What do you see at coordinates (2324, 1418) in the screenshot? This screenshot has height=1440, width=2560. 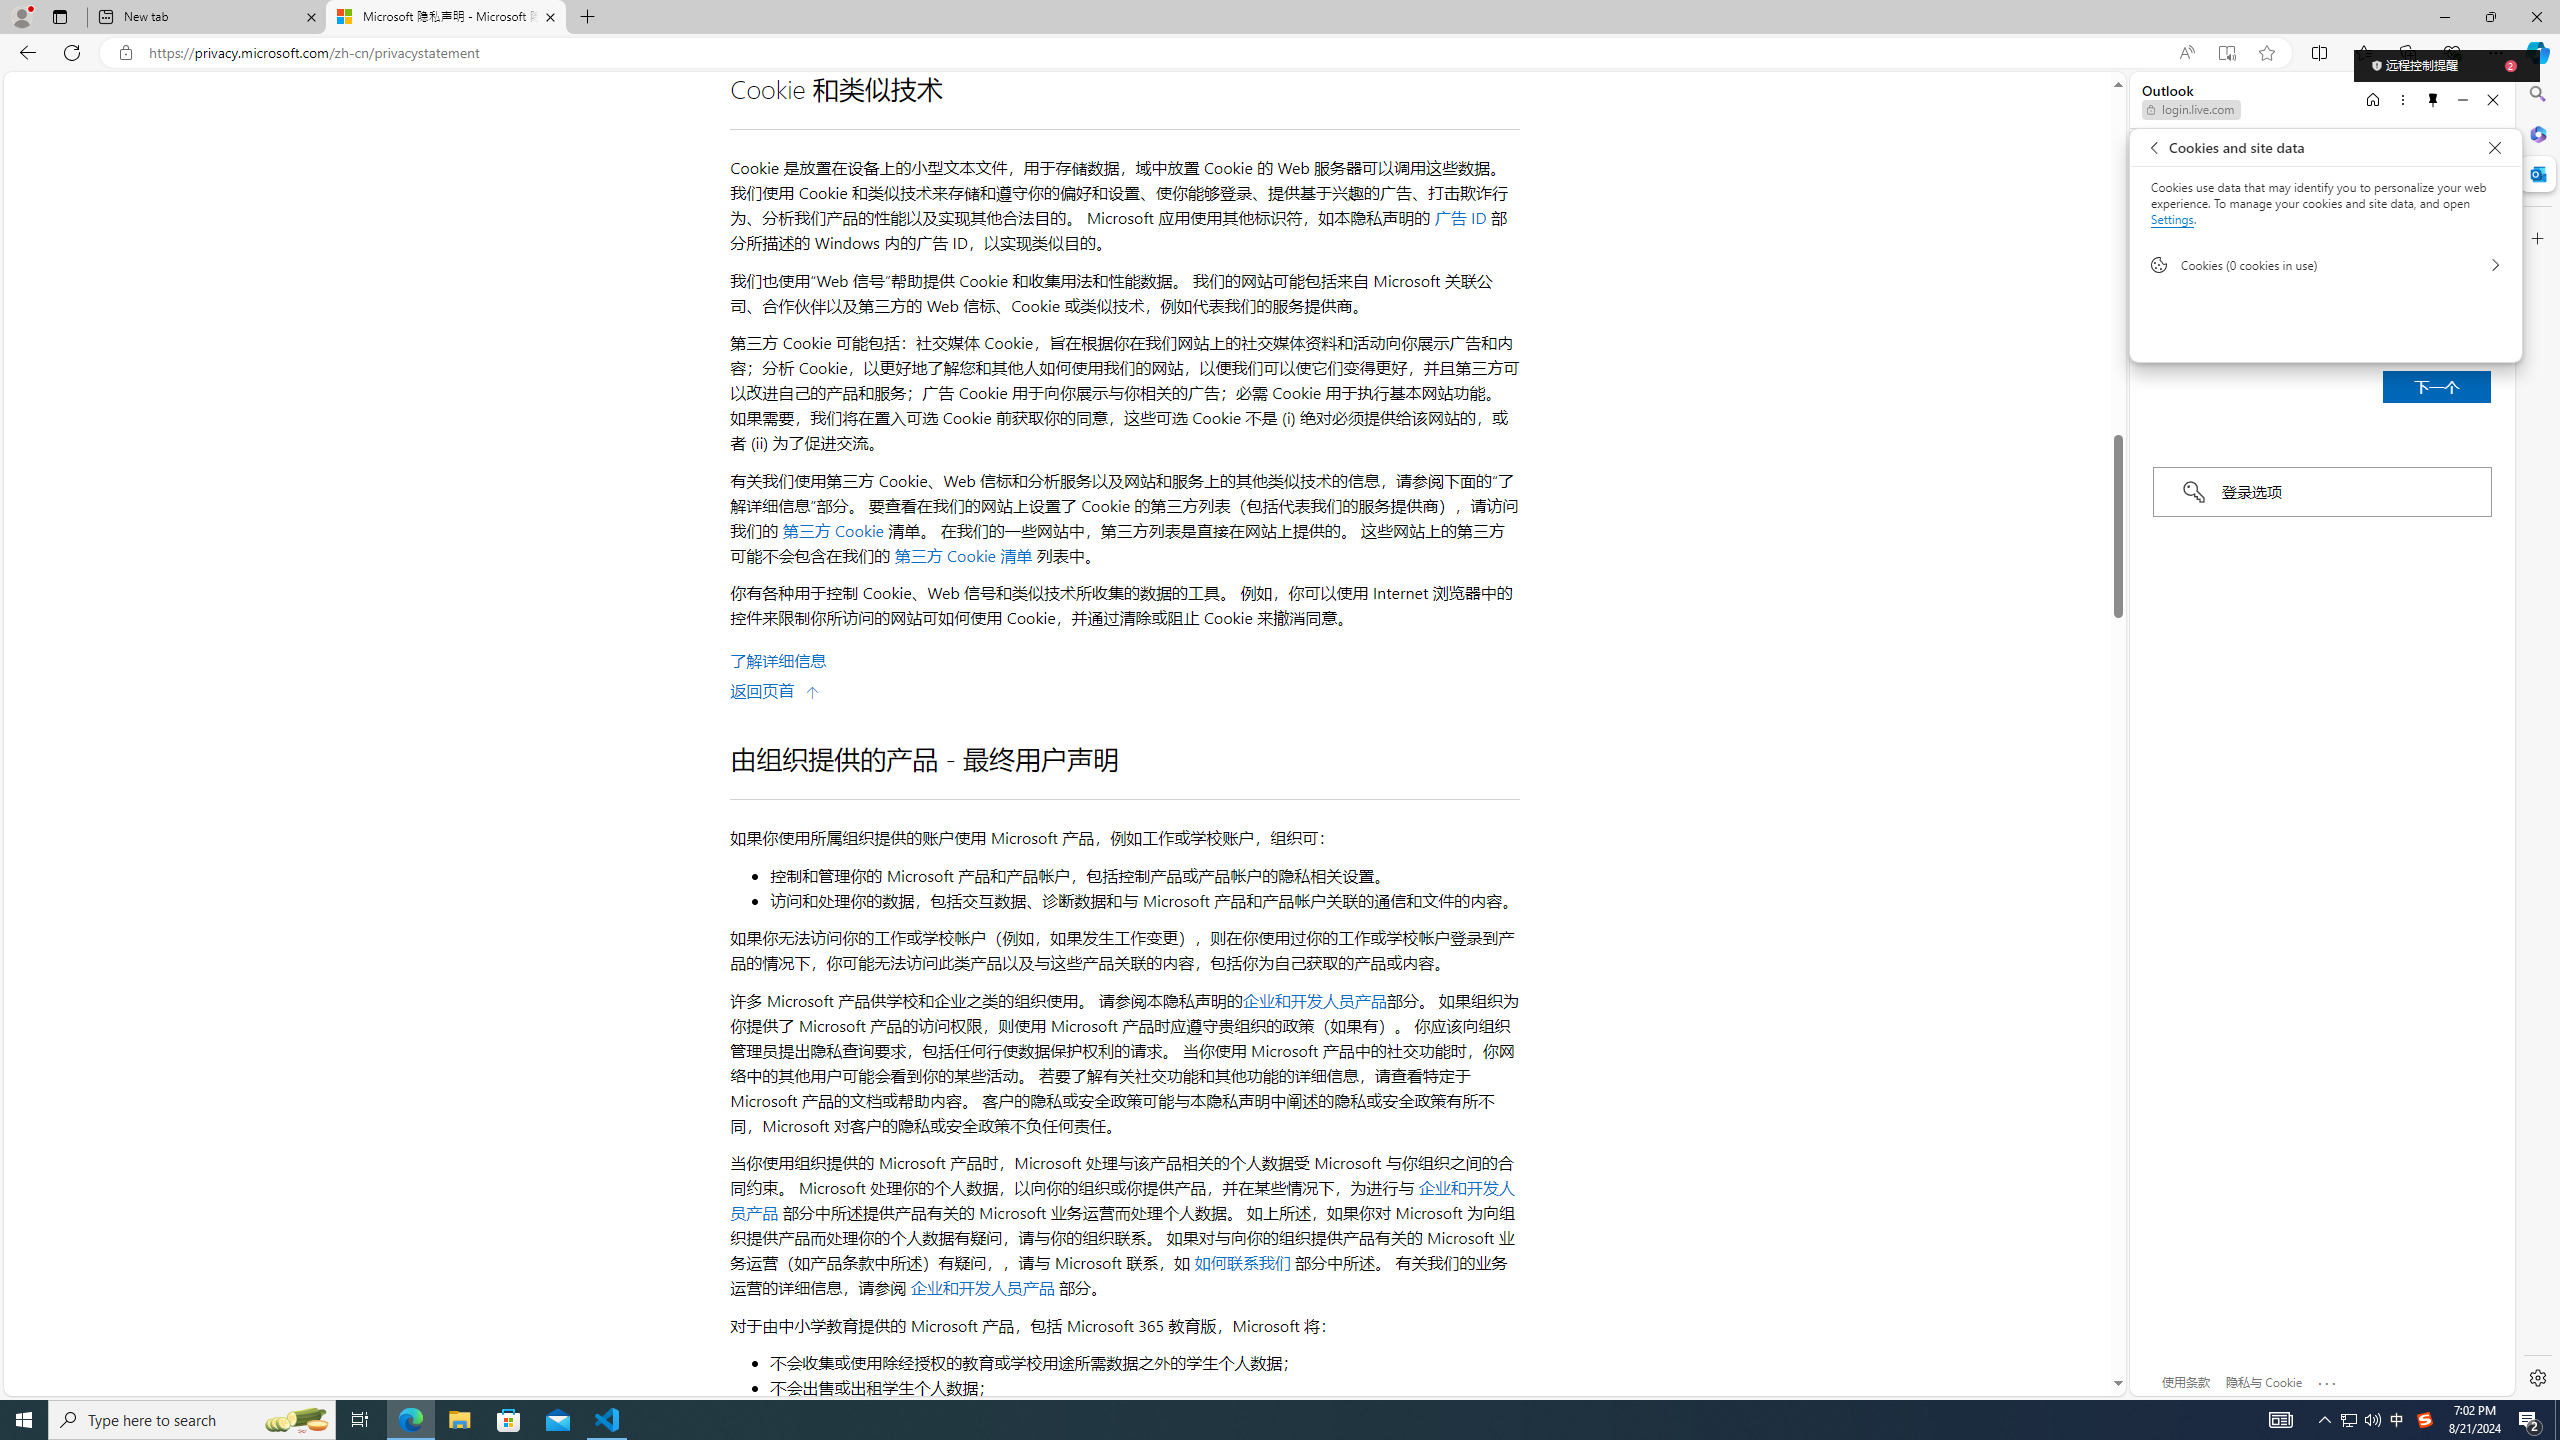 I see `'Notification Chevron'` at bounding box center [2324, 1418].